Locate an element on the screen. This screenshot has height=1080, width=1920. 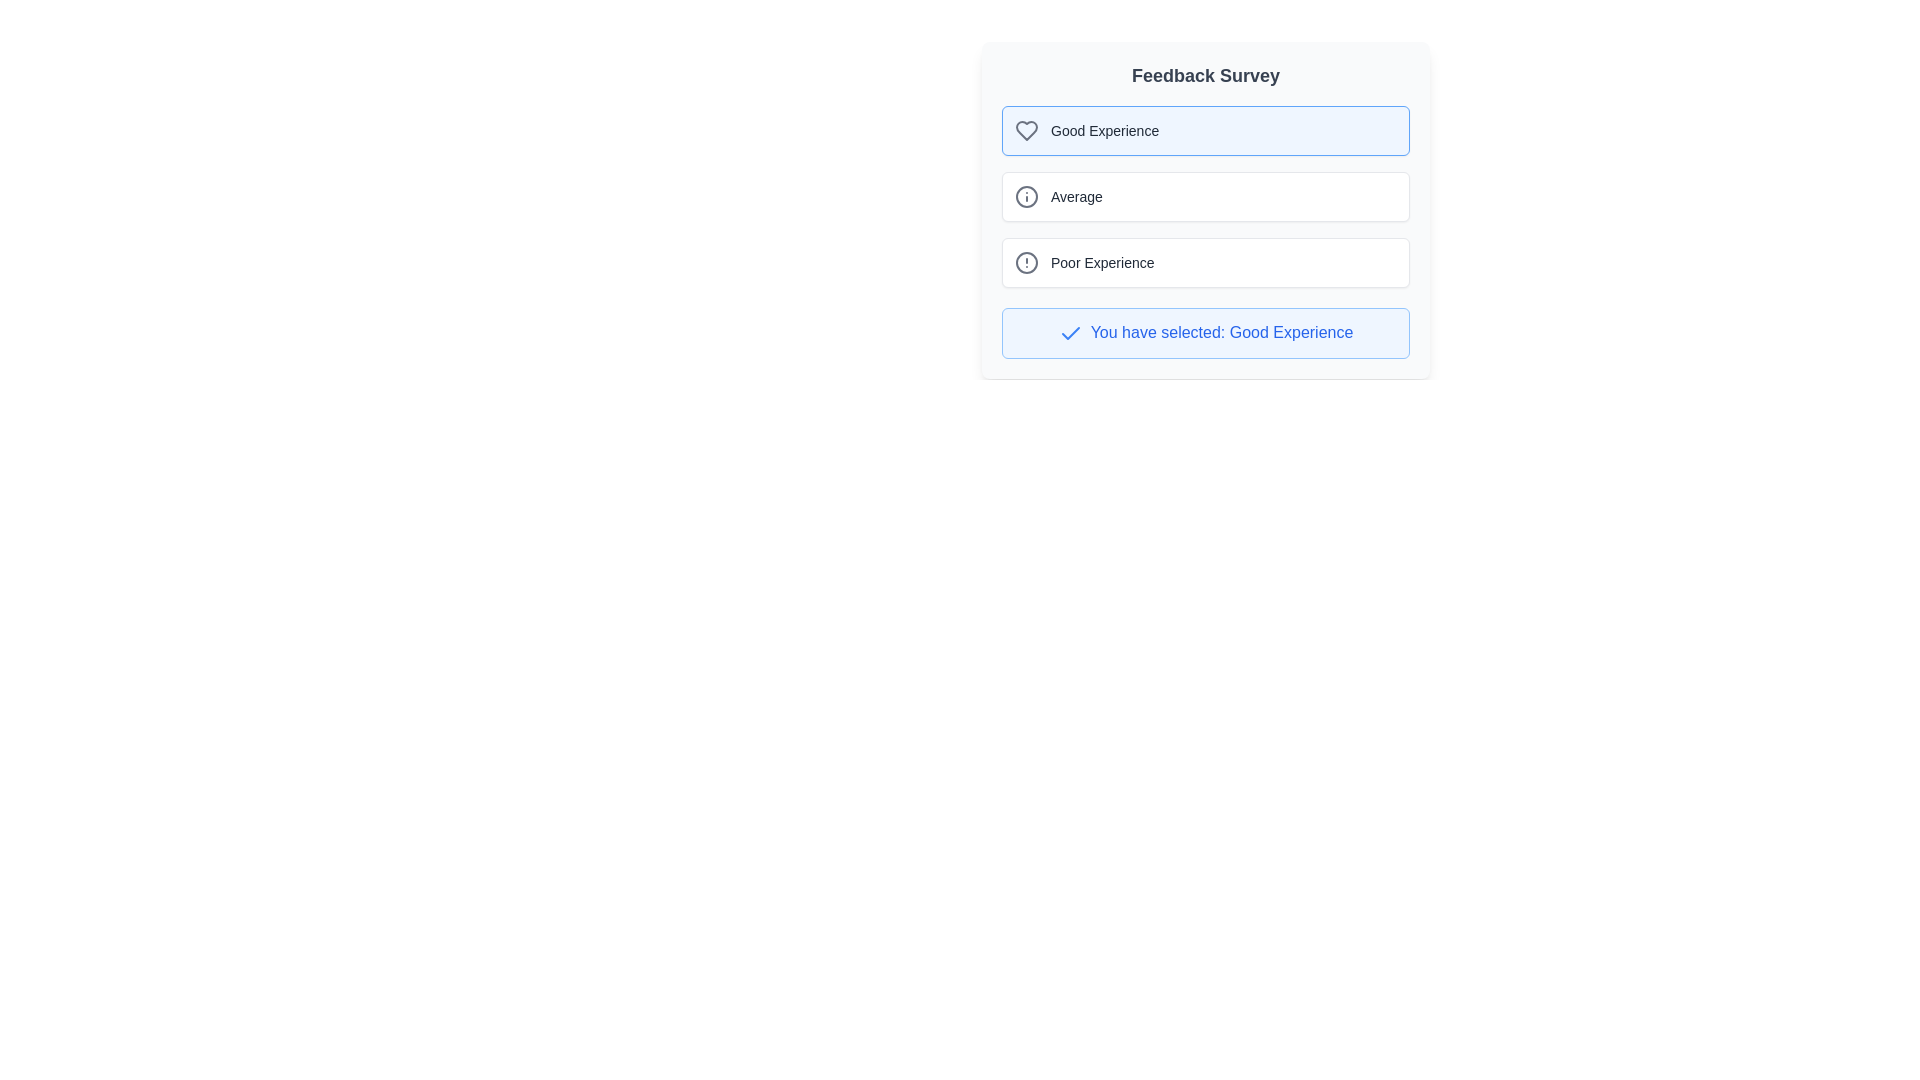
the 'Poor Experience' selectable option in the feedback survey, which is the third option in the vertical list is located at coordinates (1204, 261).